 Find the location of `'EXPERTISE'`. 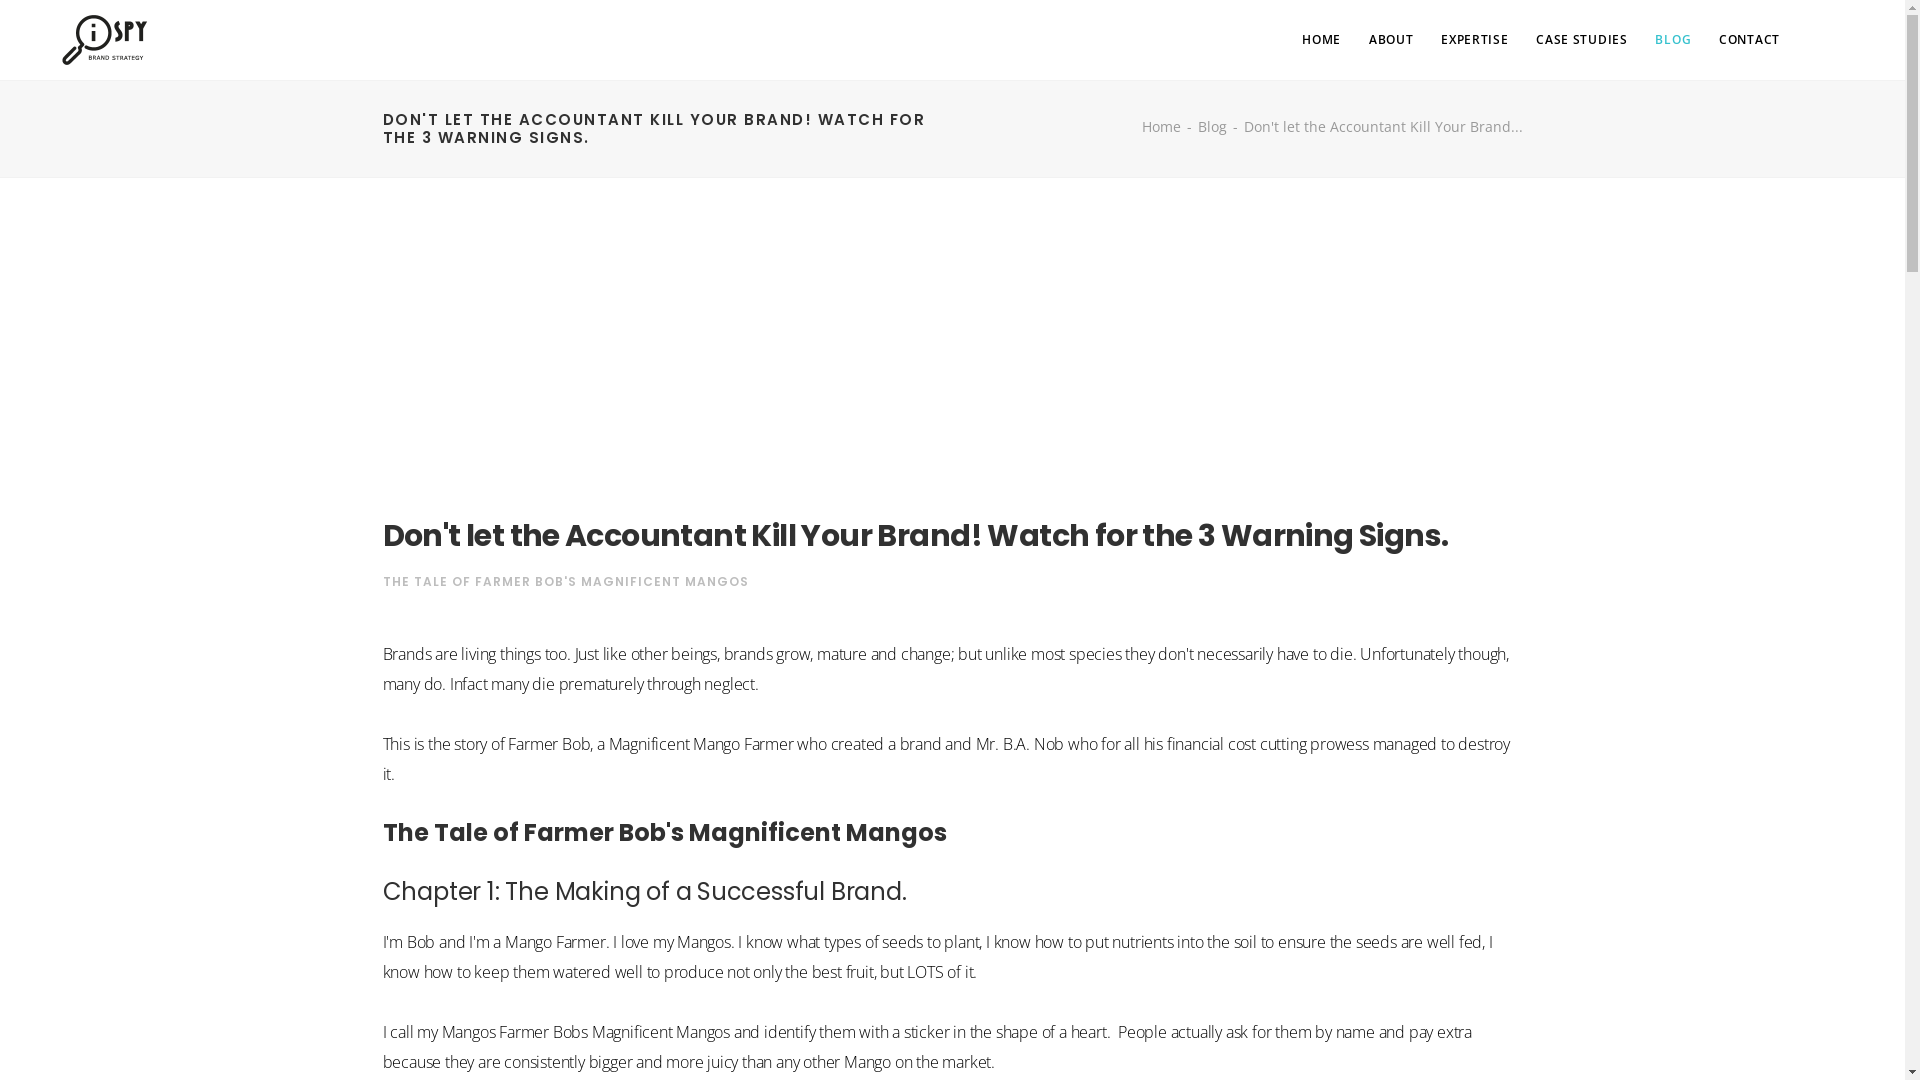

'EXPERTISE' is located at coordinates (1474, 39).